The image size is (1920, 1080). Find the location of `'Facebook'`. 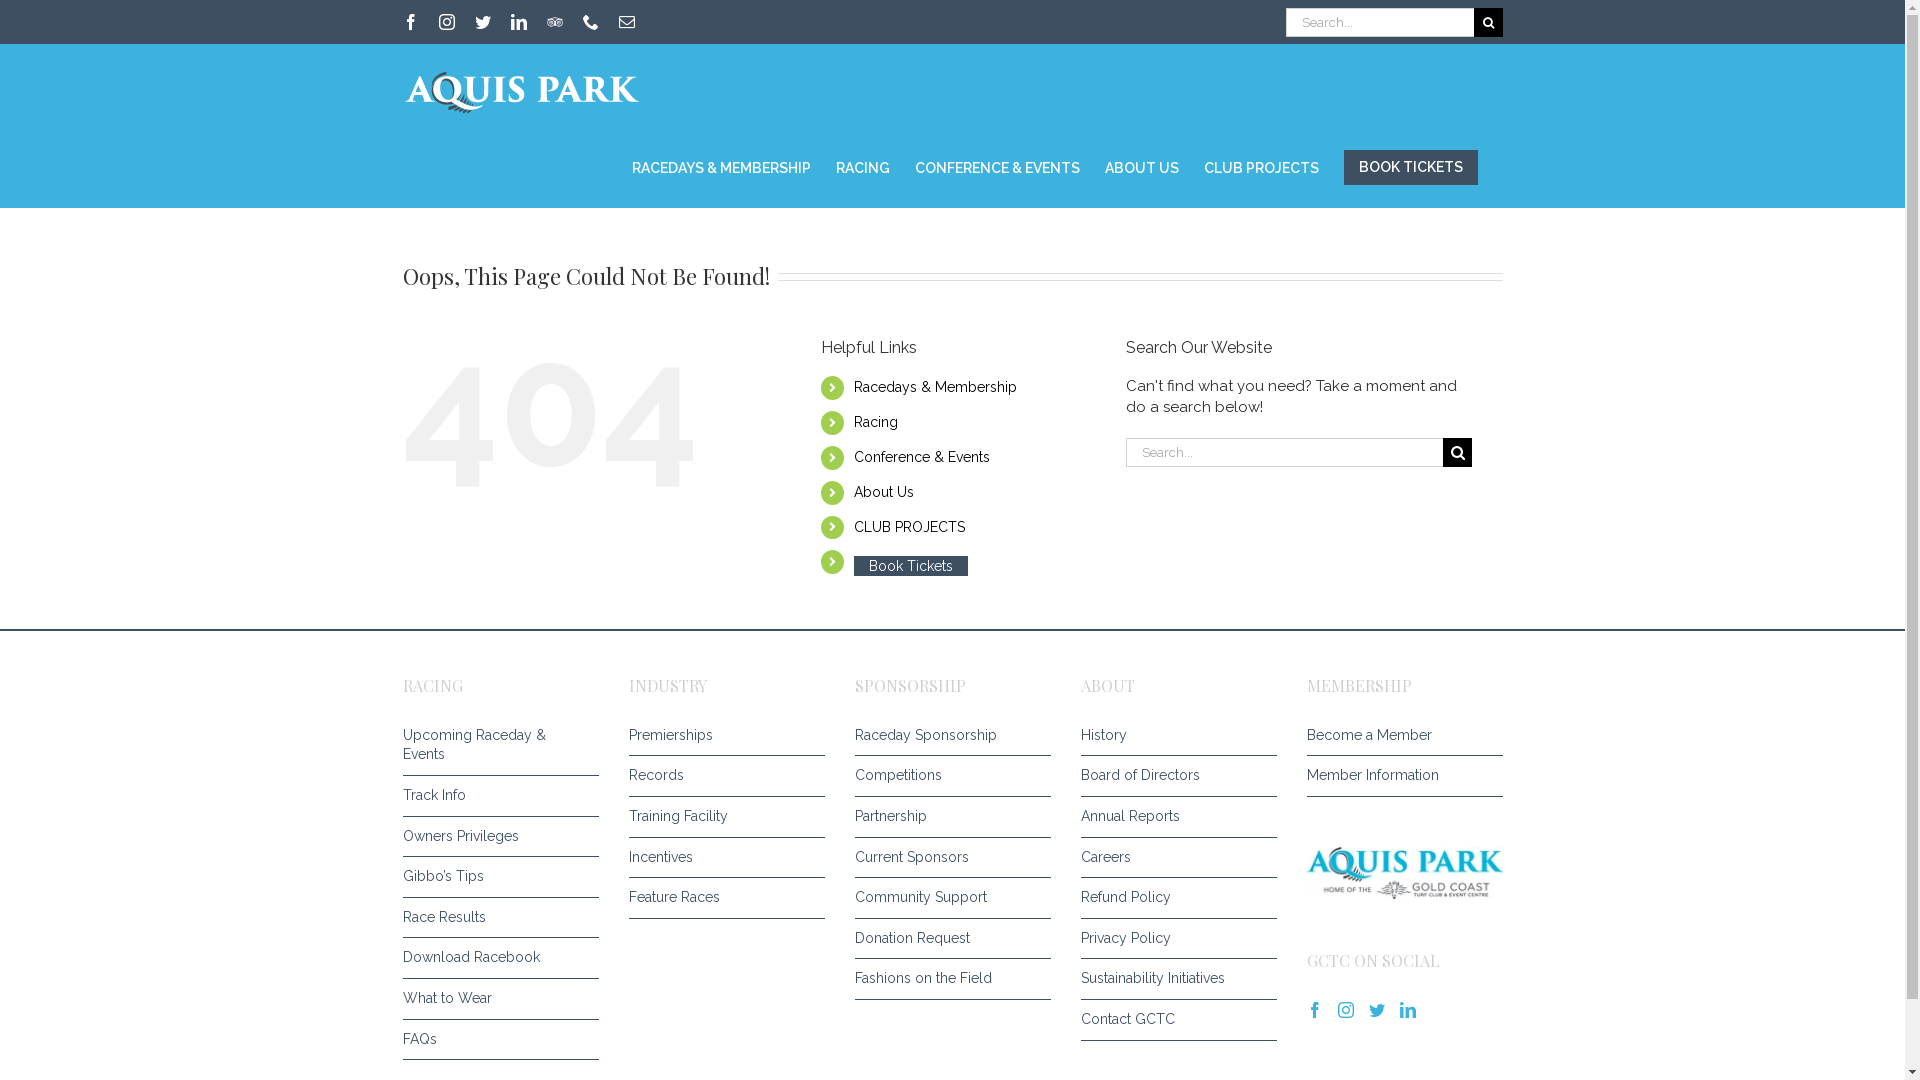

'Facebook' is located at coordinates (401, 22).